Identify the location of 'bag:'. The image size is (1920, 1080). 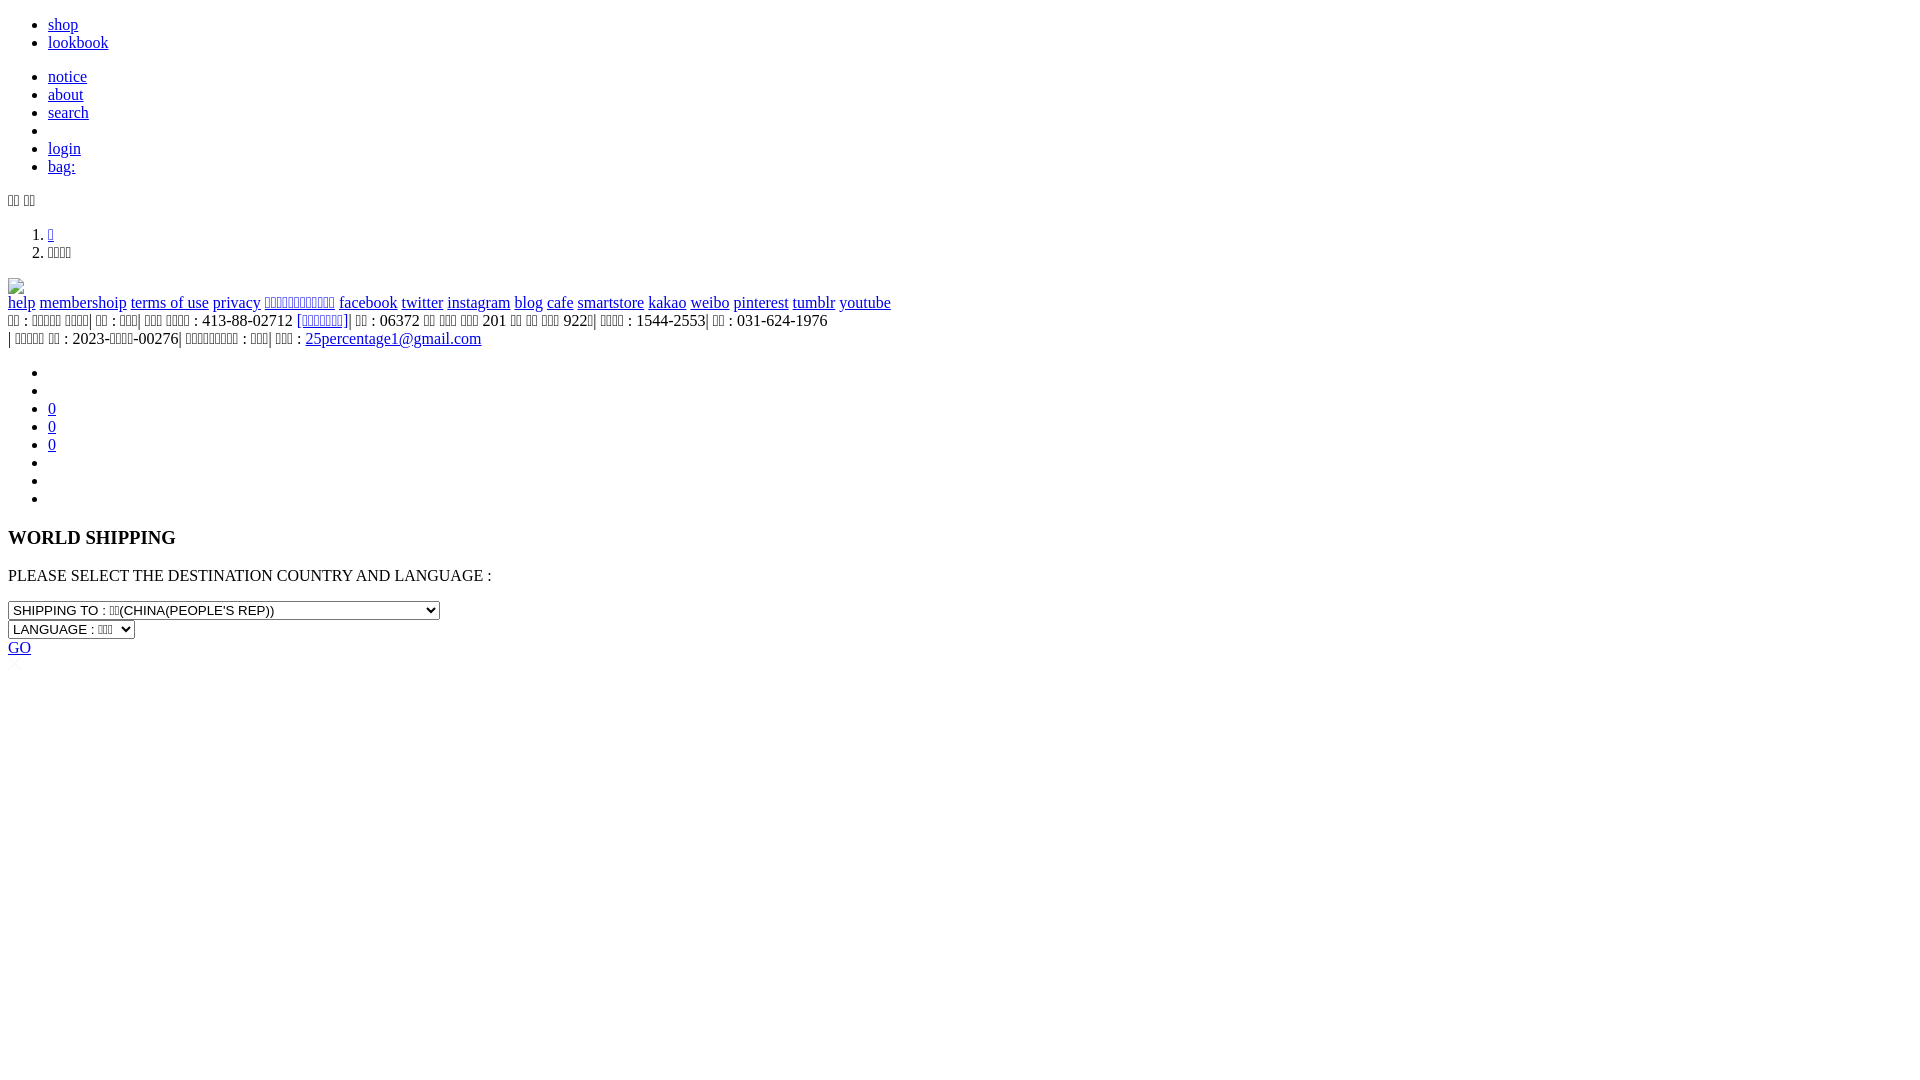
(62, 165).